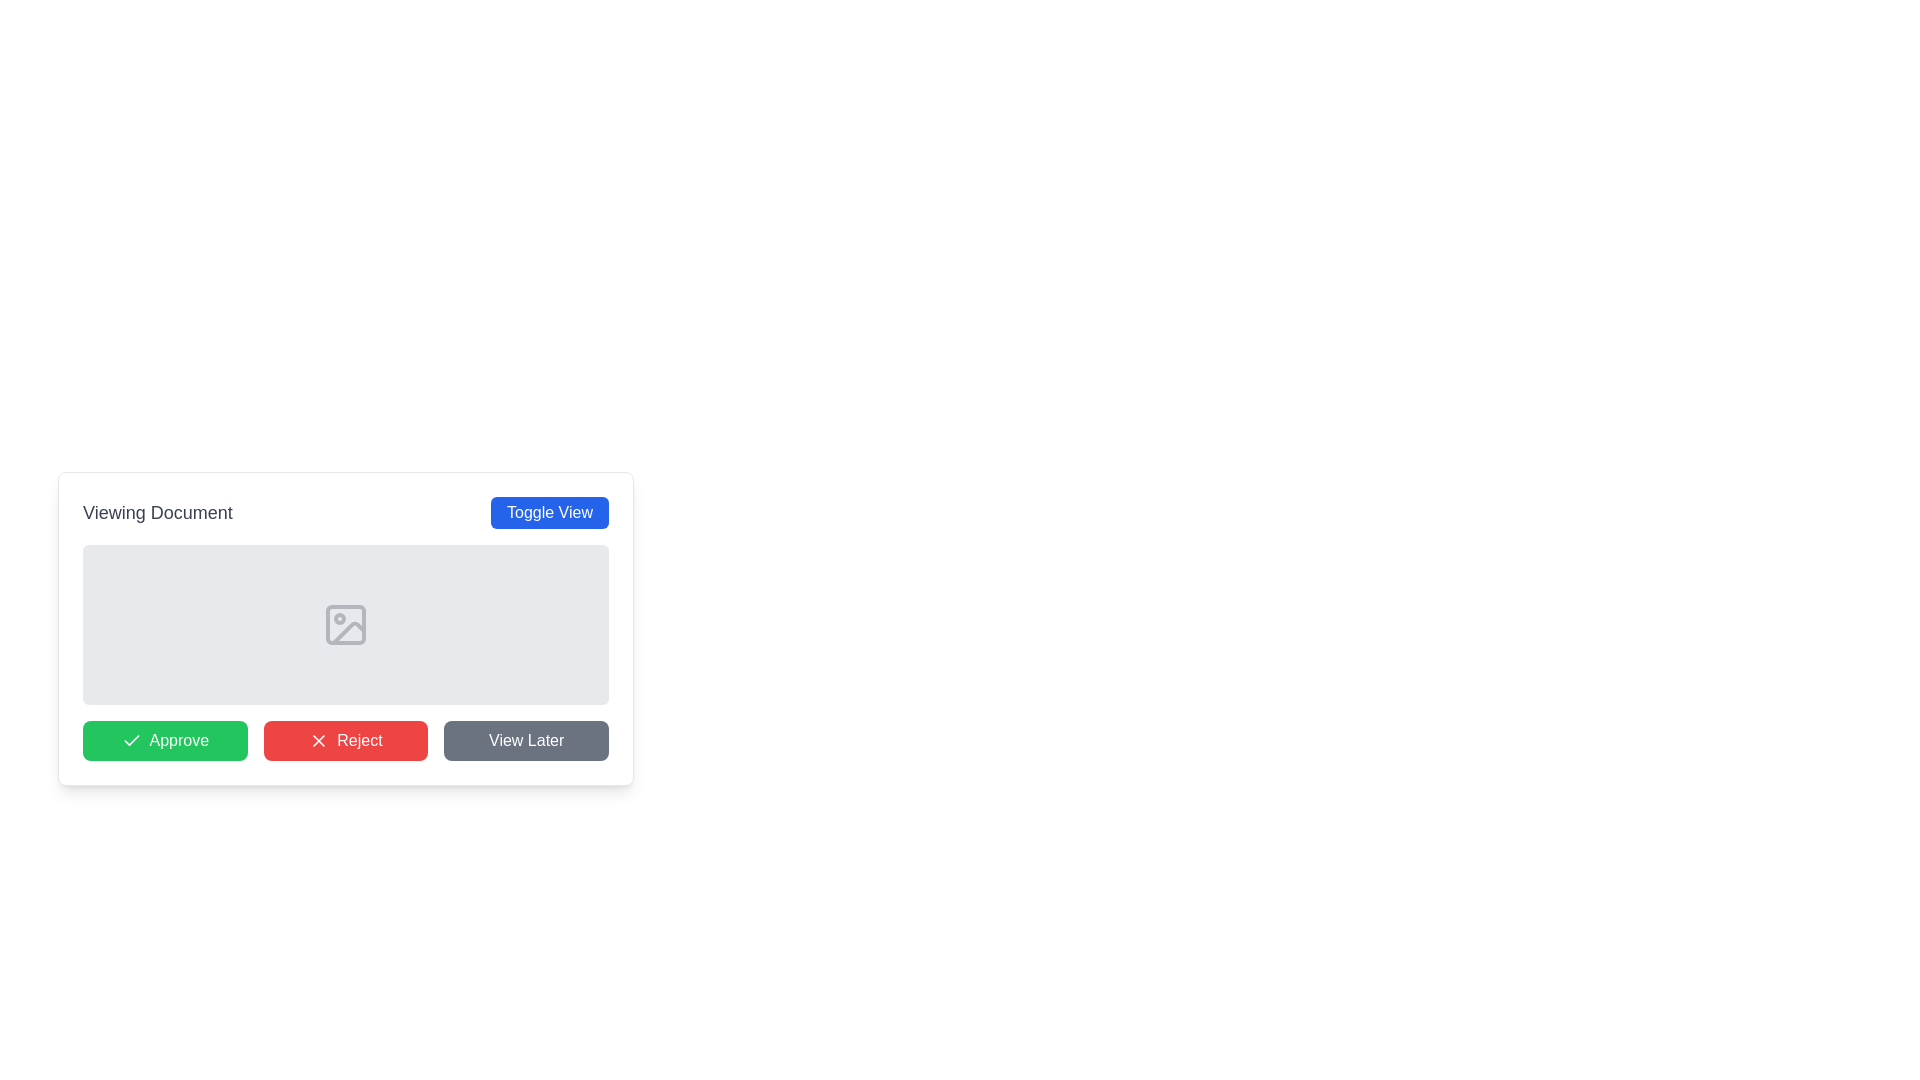 The image size is (1920, 1080). Describe the element at coordinates (130, 740) in the screenshot. I see `the confirmation icon within the green rectangular button labeled 'Approve' located at the bottom-left corner of the pop-up modal interface` at that location.